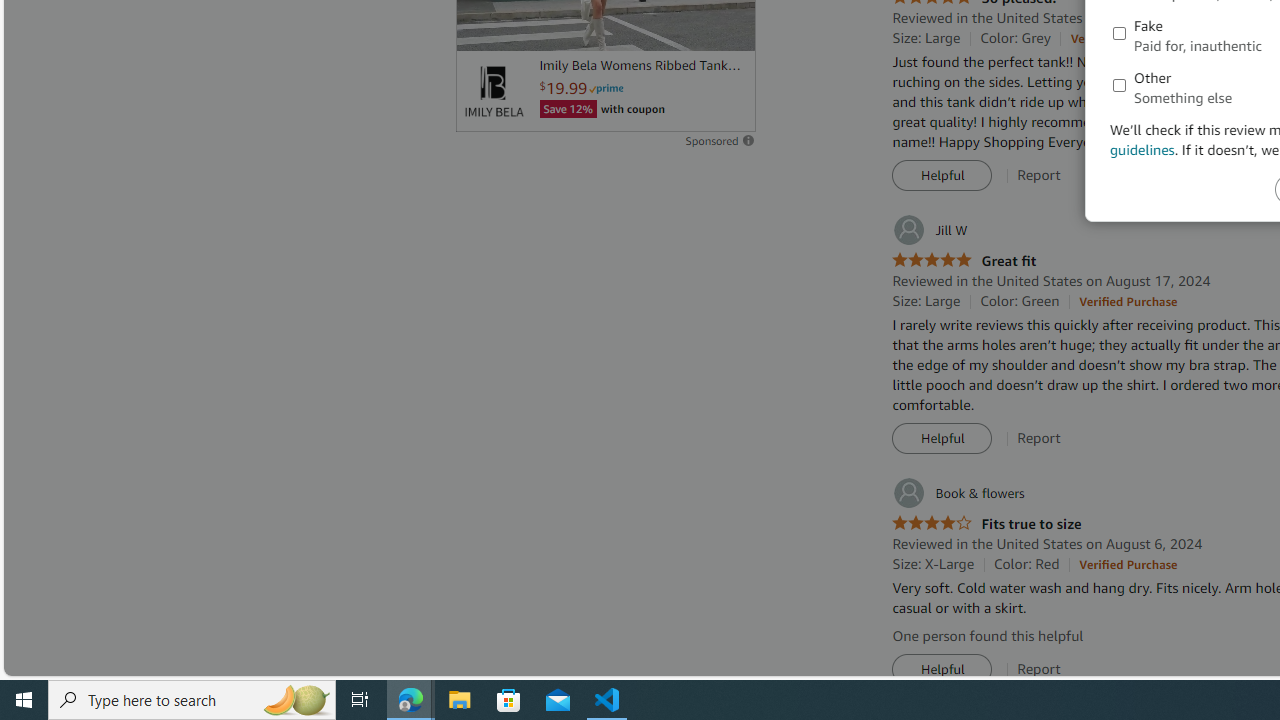 The height and width of the screenshot is (720, 1280). I want to click on '5.0 out of 5 stars Great fit', so click(964, 260).